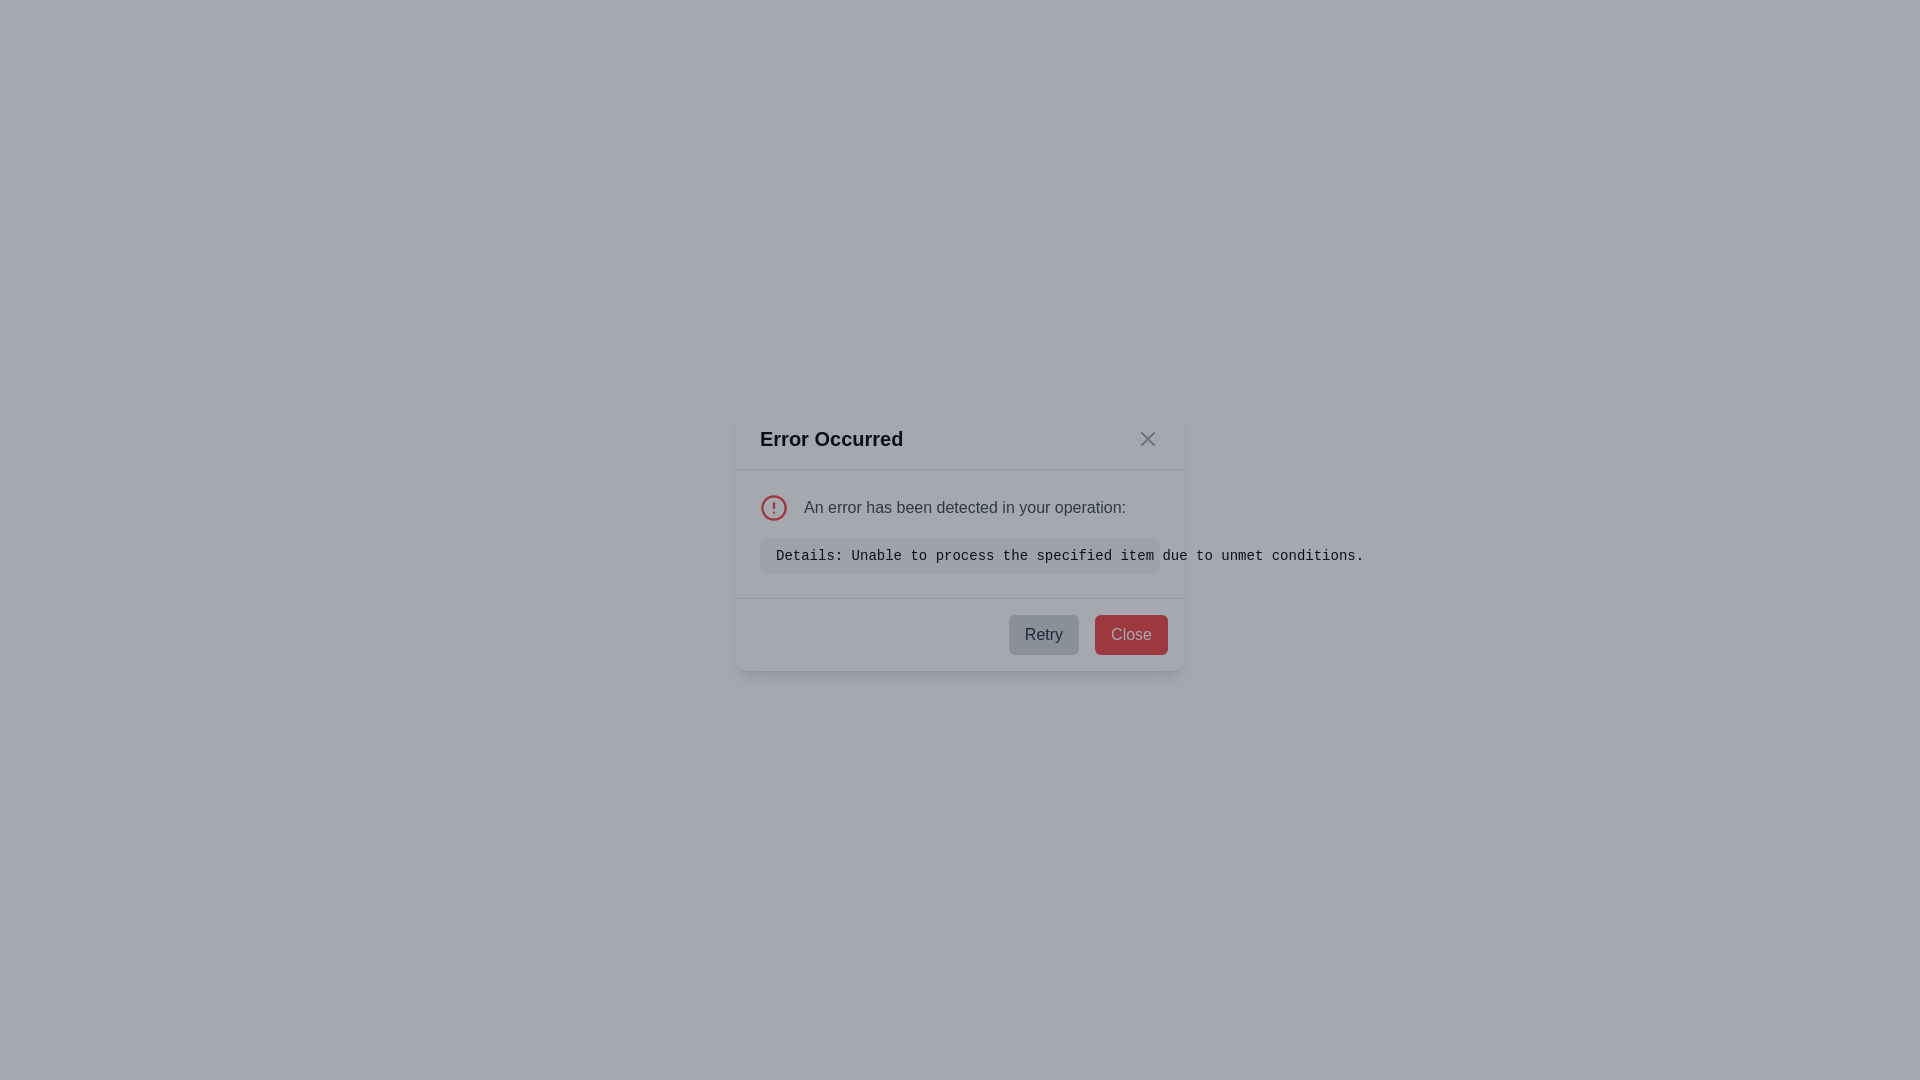 Image resolution: width=1920 pixels, height=1080 pixels. Describe the element at coordinates (1131, 635) in the screenshot. I see `the 'Close' button, which is a rectangular button with white text on a red background located at the bottom of a modal dialog` at that location.